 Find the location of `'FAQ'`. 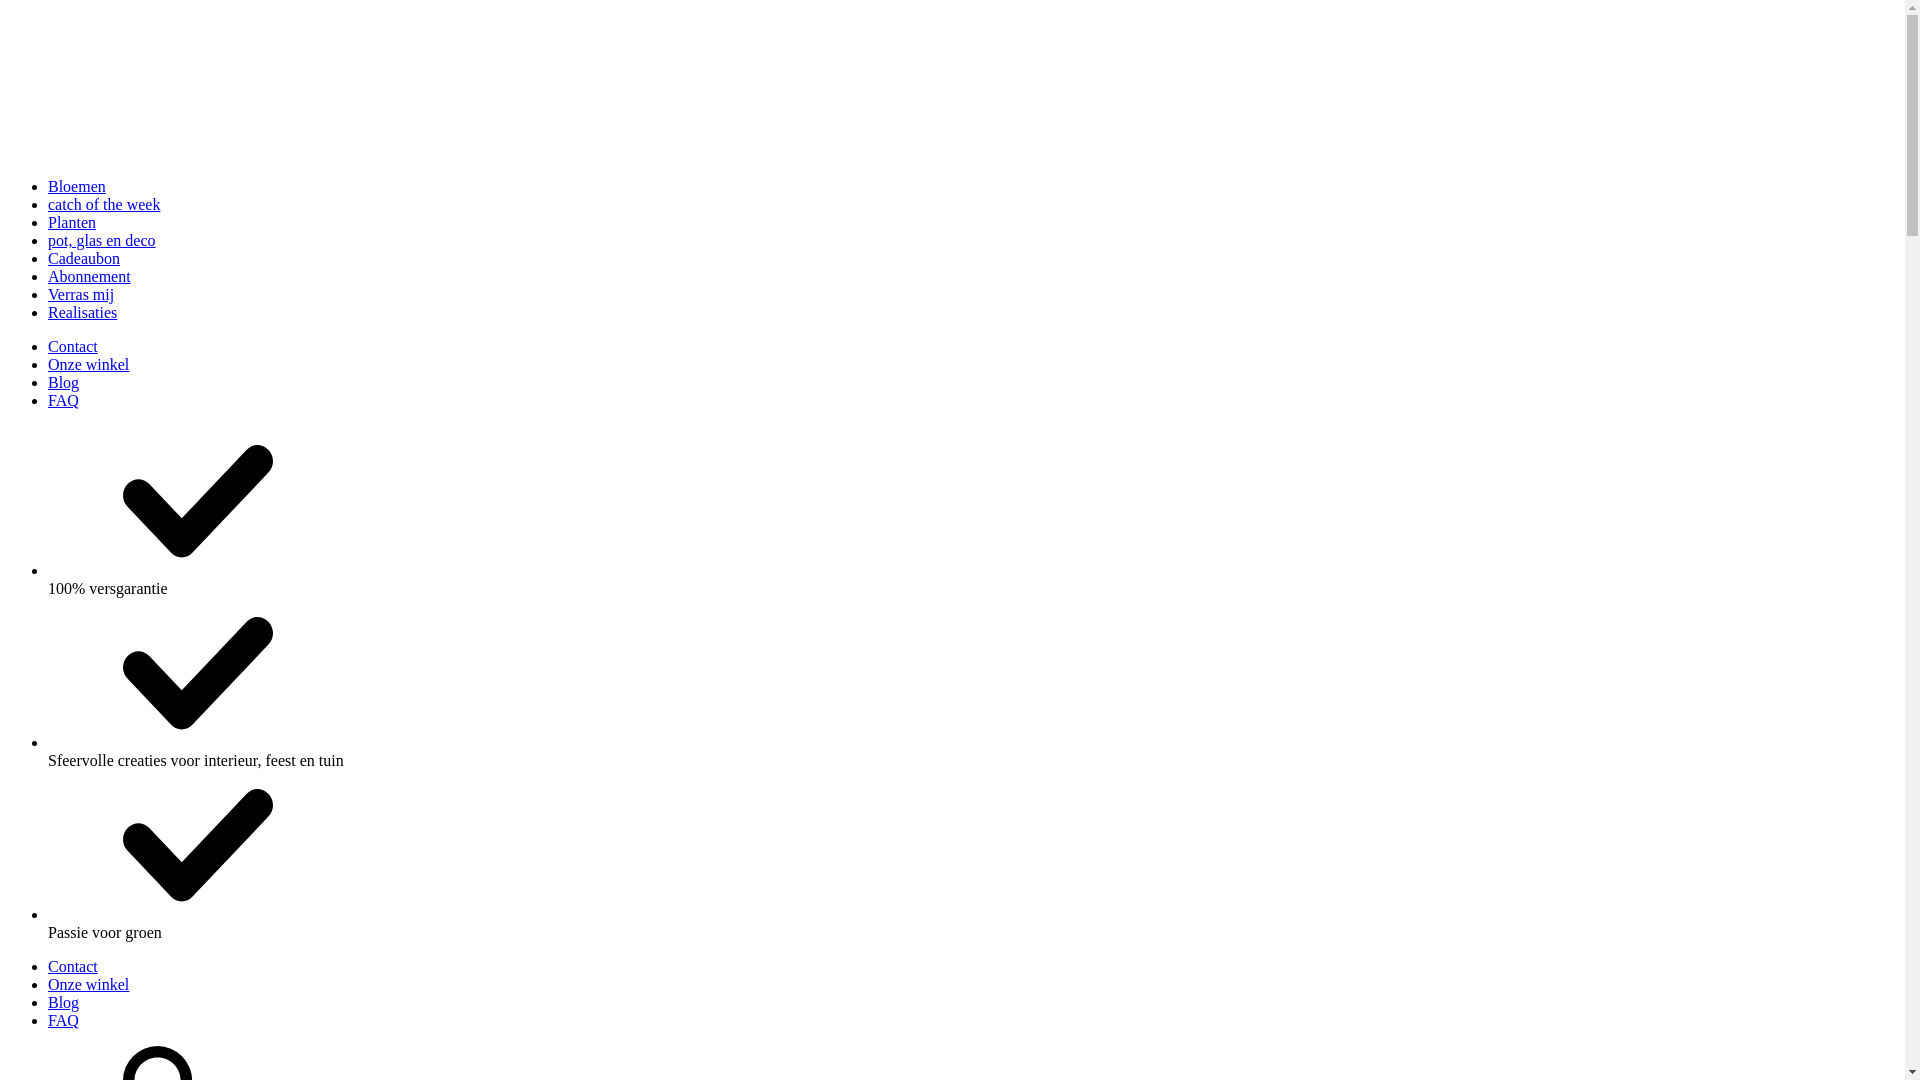

'FAQ' is located at coordinates (63, 400).